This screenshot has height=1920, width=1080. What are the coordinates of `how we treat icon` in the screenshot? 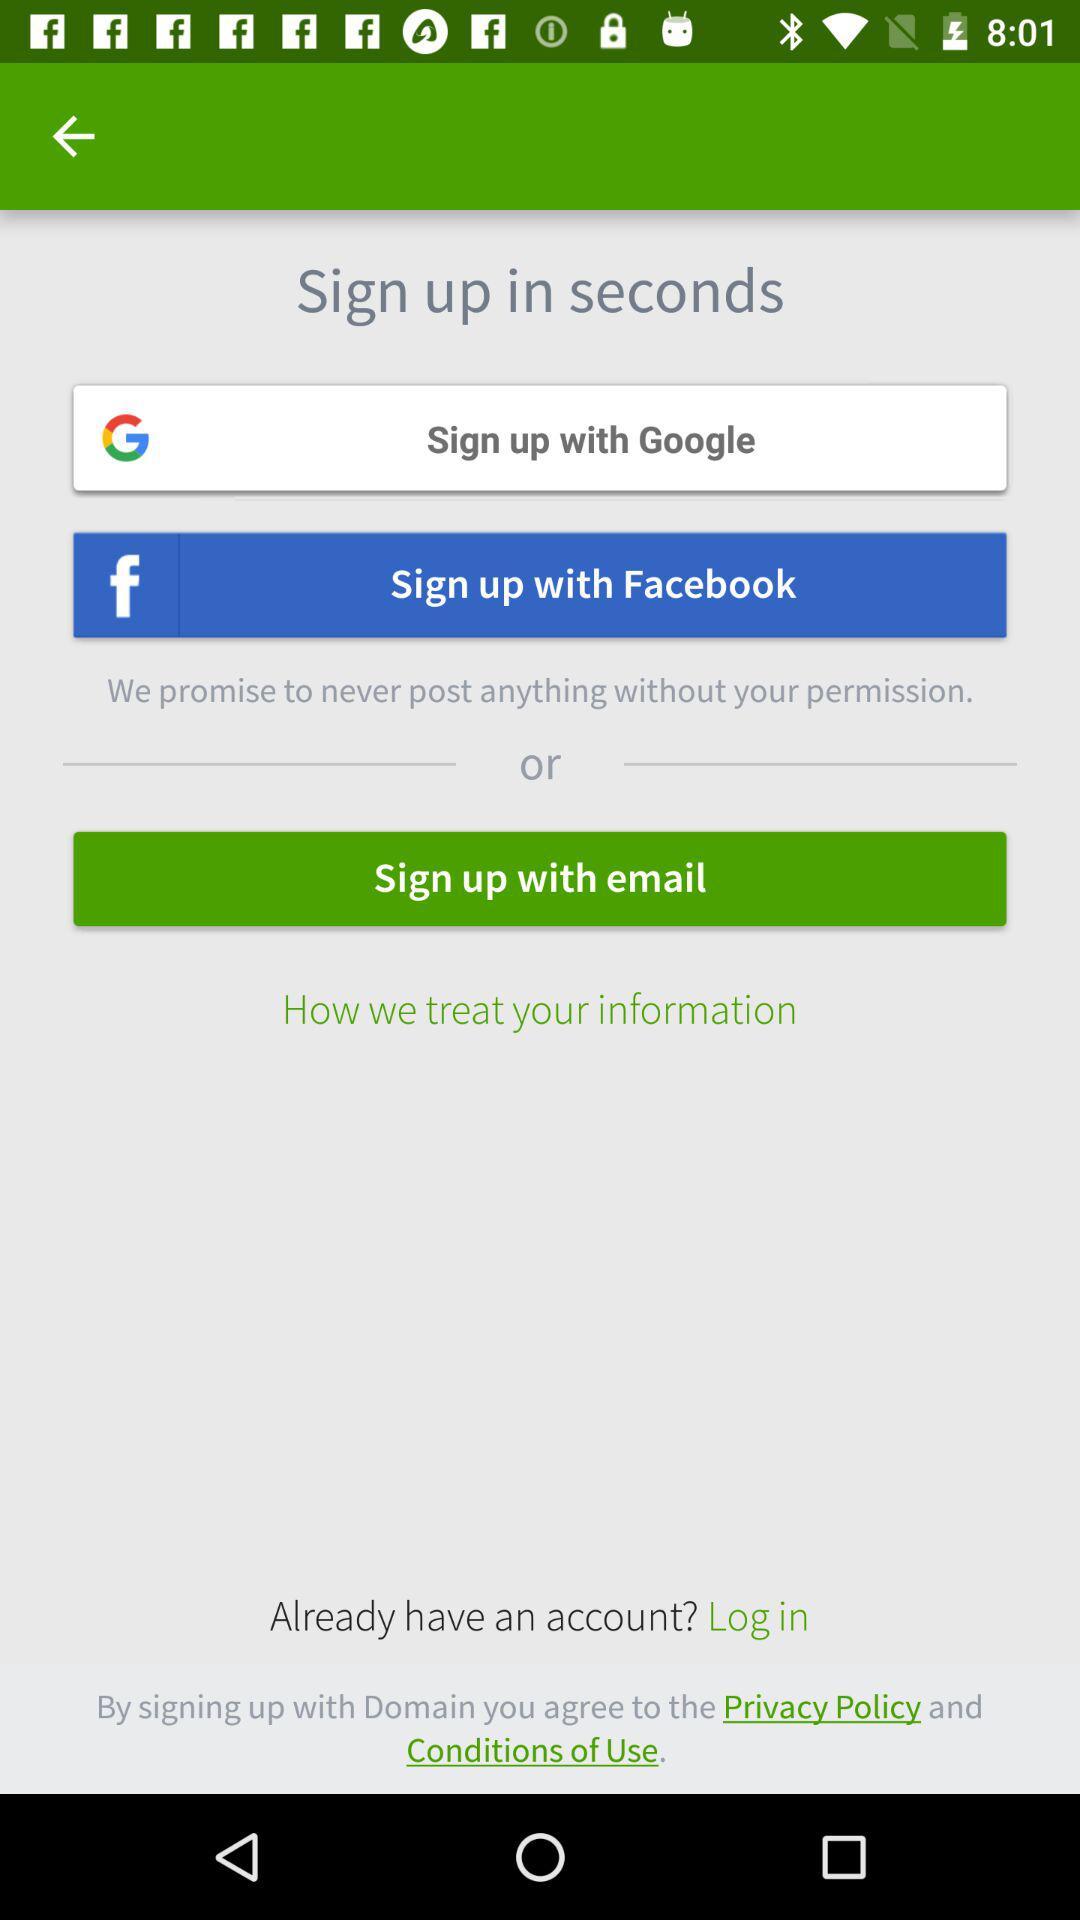 It's located at (540, 989).